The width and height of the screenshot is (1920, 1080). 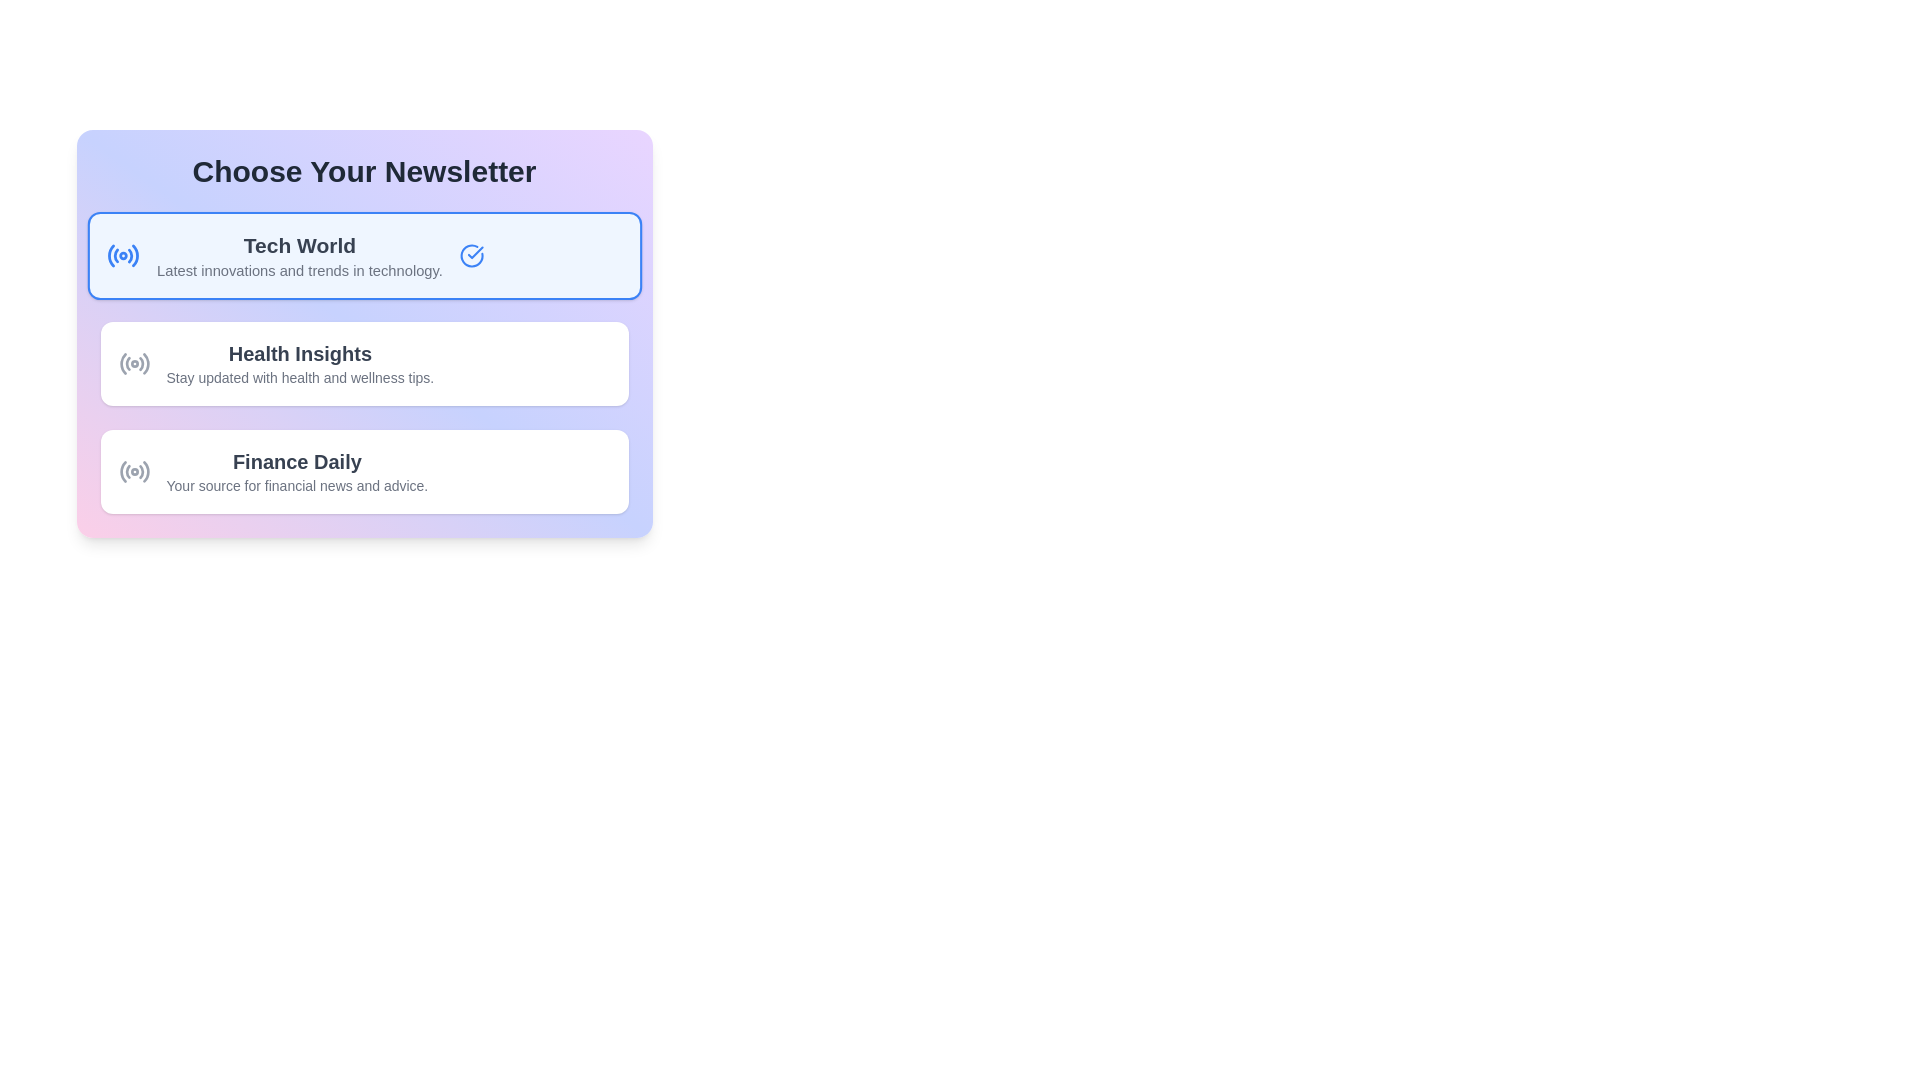 What do you see at coordinates (133, 363) in the screenshot?
I see `the 'Health Insights' icon, which is located to the left of the text group in the second newsletter option` at bounding box center [133, 363].